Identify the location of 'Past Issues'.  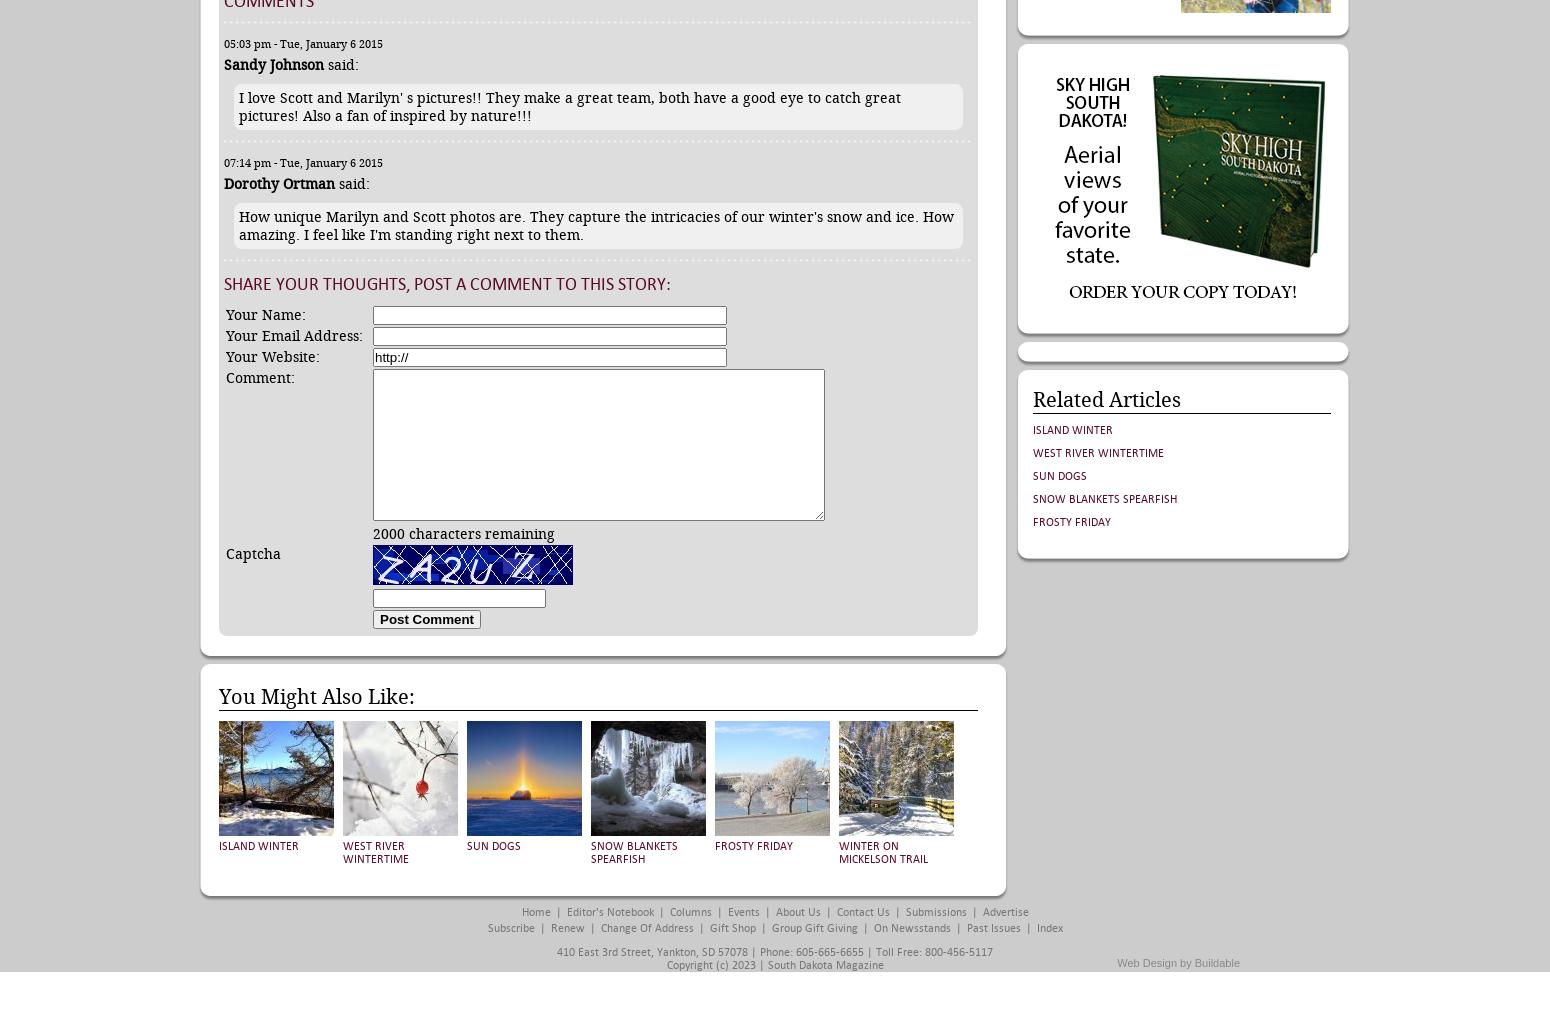
(991, 928).